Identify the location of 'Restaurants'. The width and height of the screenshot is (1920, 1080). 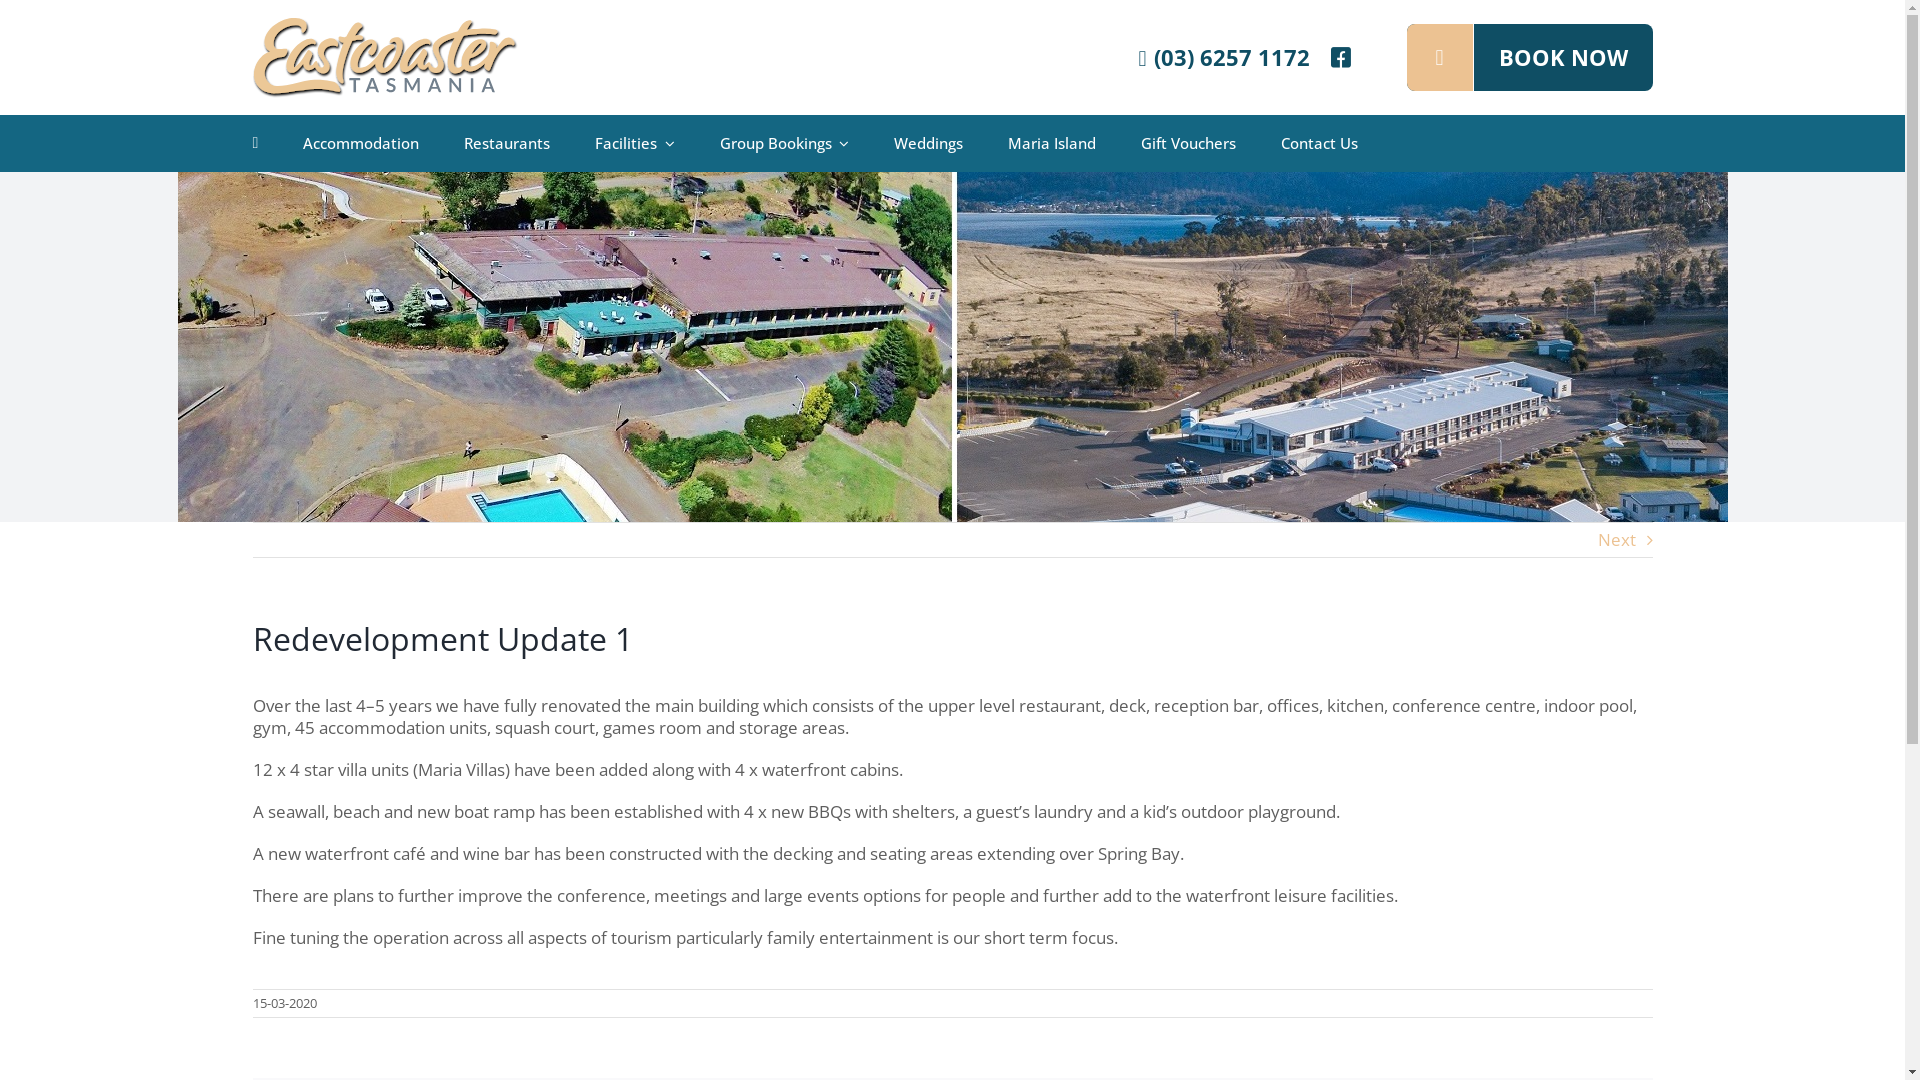
(507, 142).